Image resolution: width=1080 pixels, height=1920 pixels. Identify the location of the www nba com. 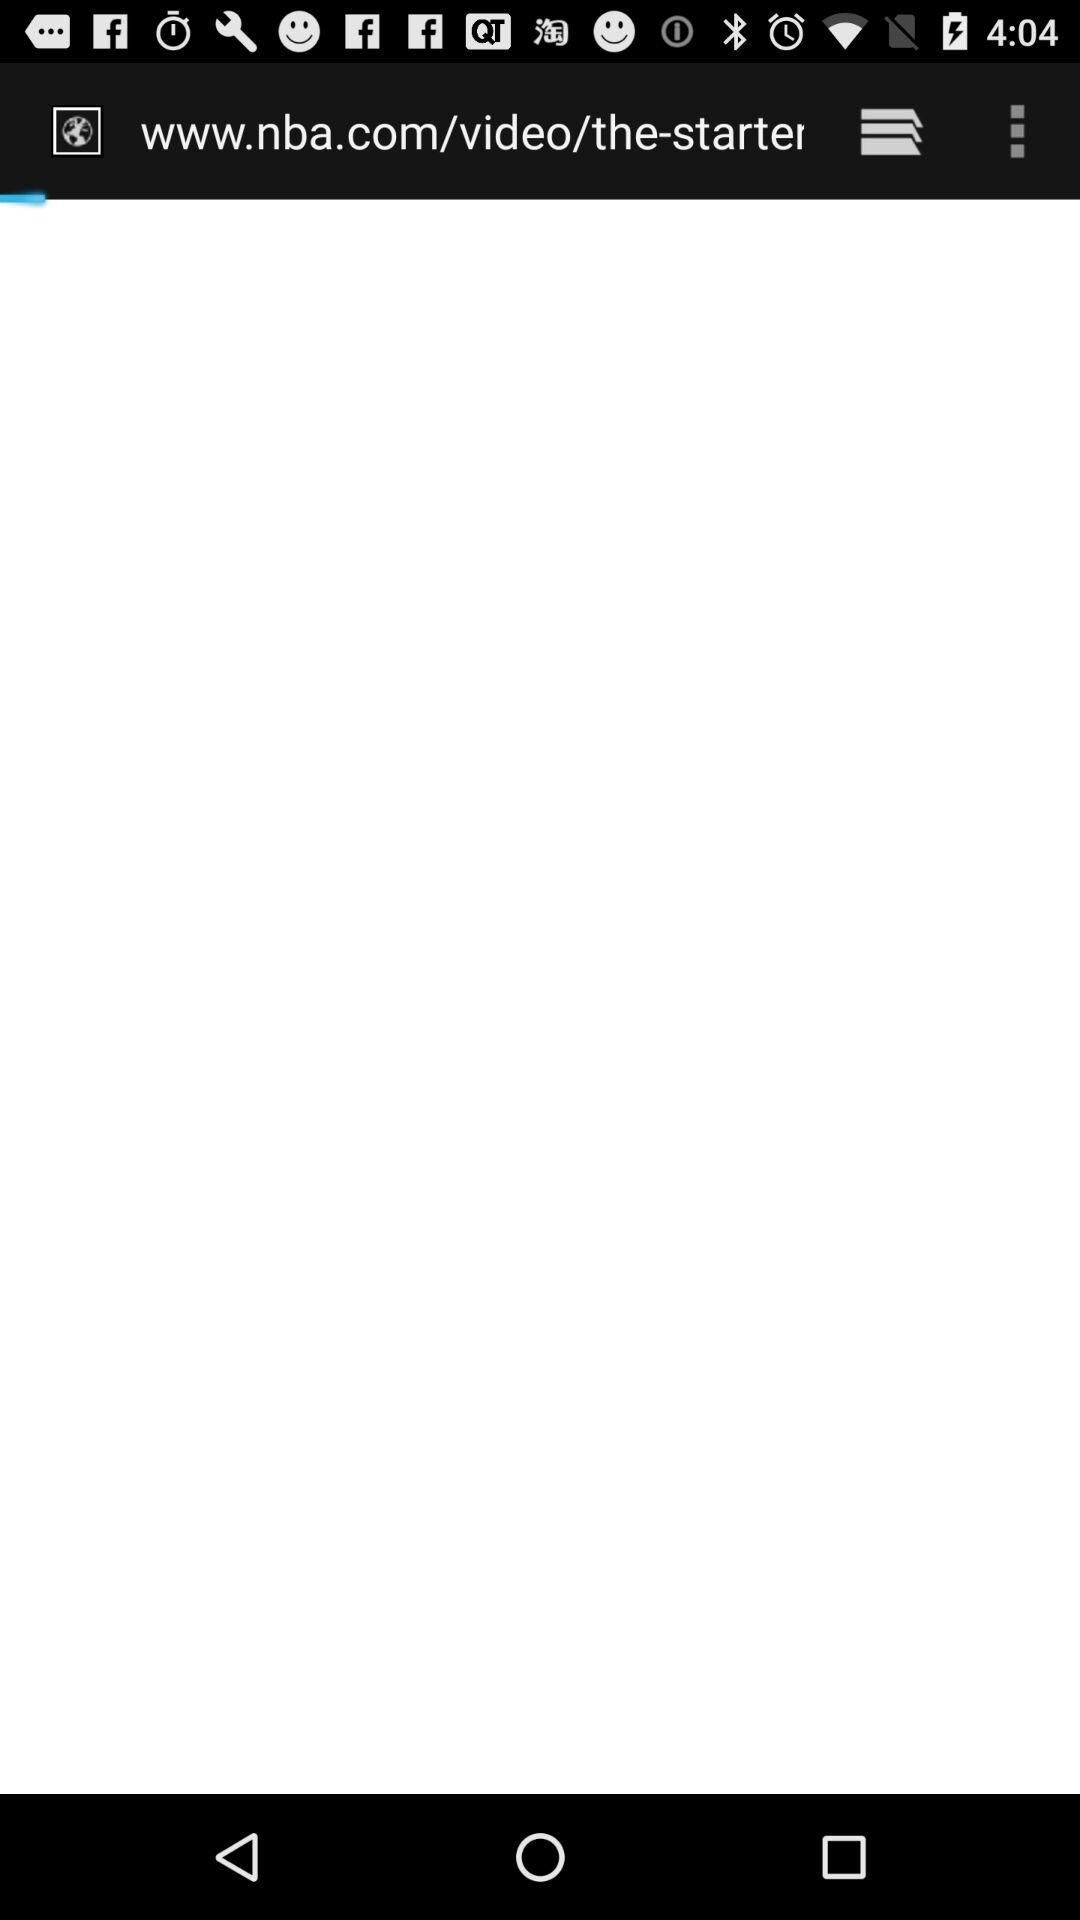
(472, 130).